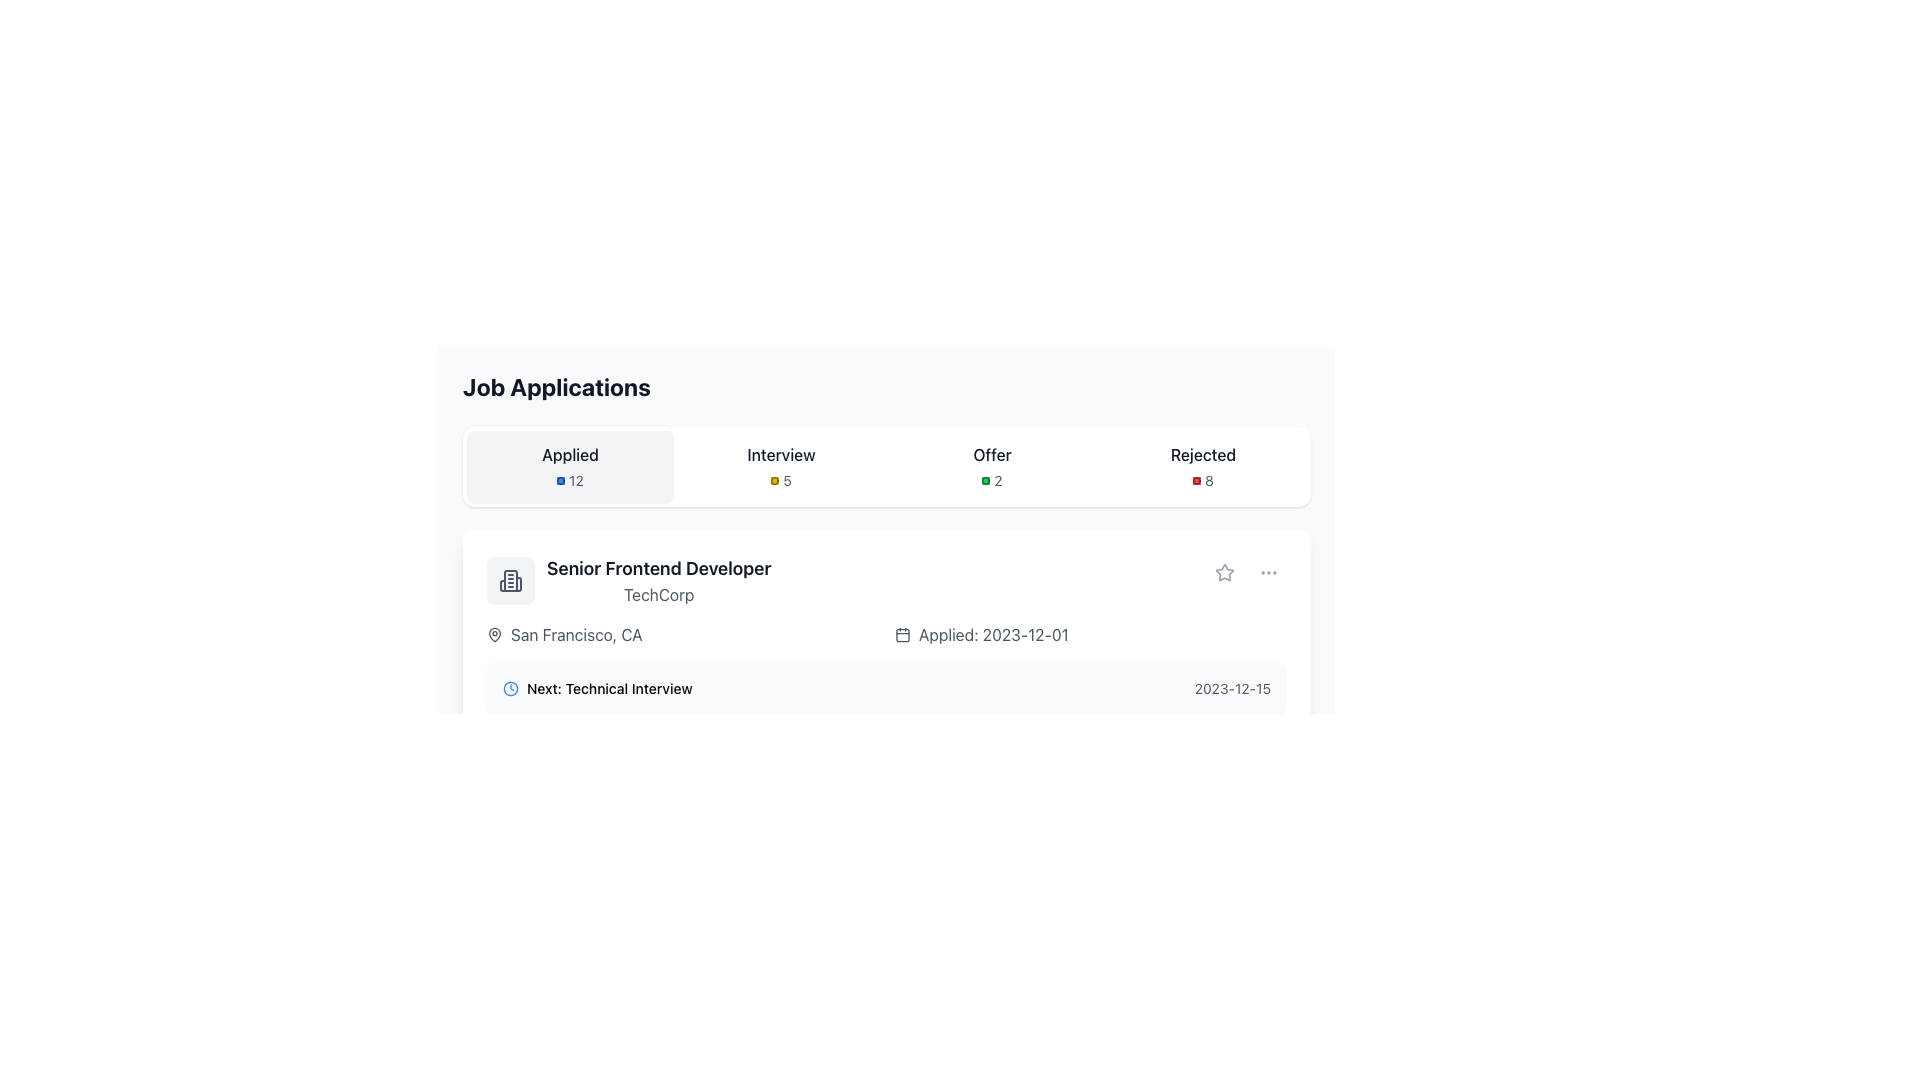 This screenshot has width=1920, height=1080. Describe the element at coordinates (780, 455) in the screenshot. I see `the static text label displaying 'Interview', which is centrally located under the 'Job Applications' header and positioned between 'Applied' and 'Offer' labels` at that location.